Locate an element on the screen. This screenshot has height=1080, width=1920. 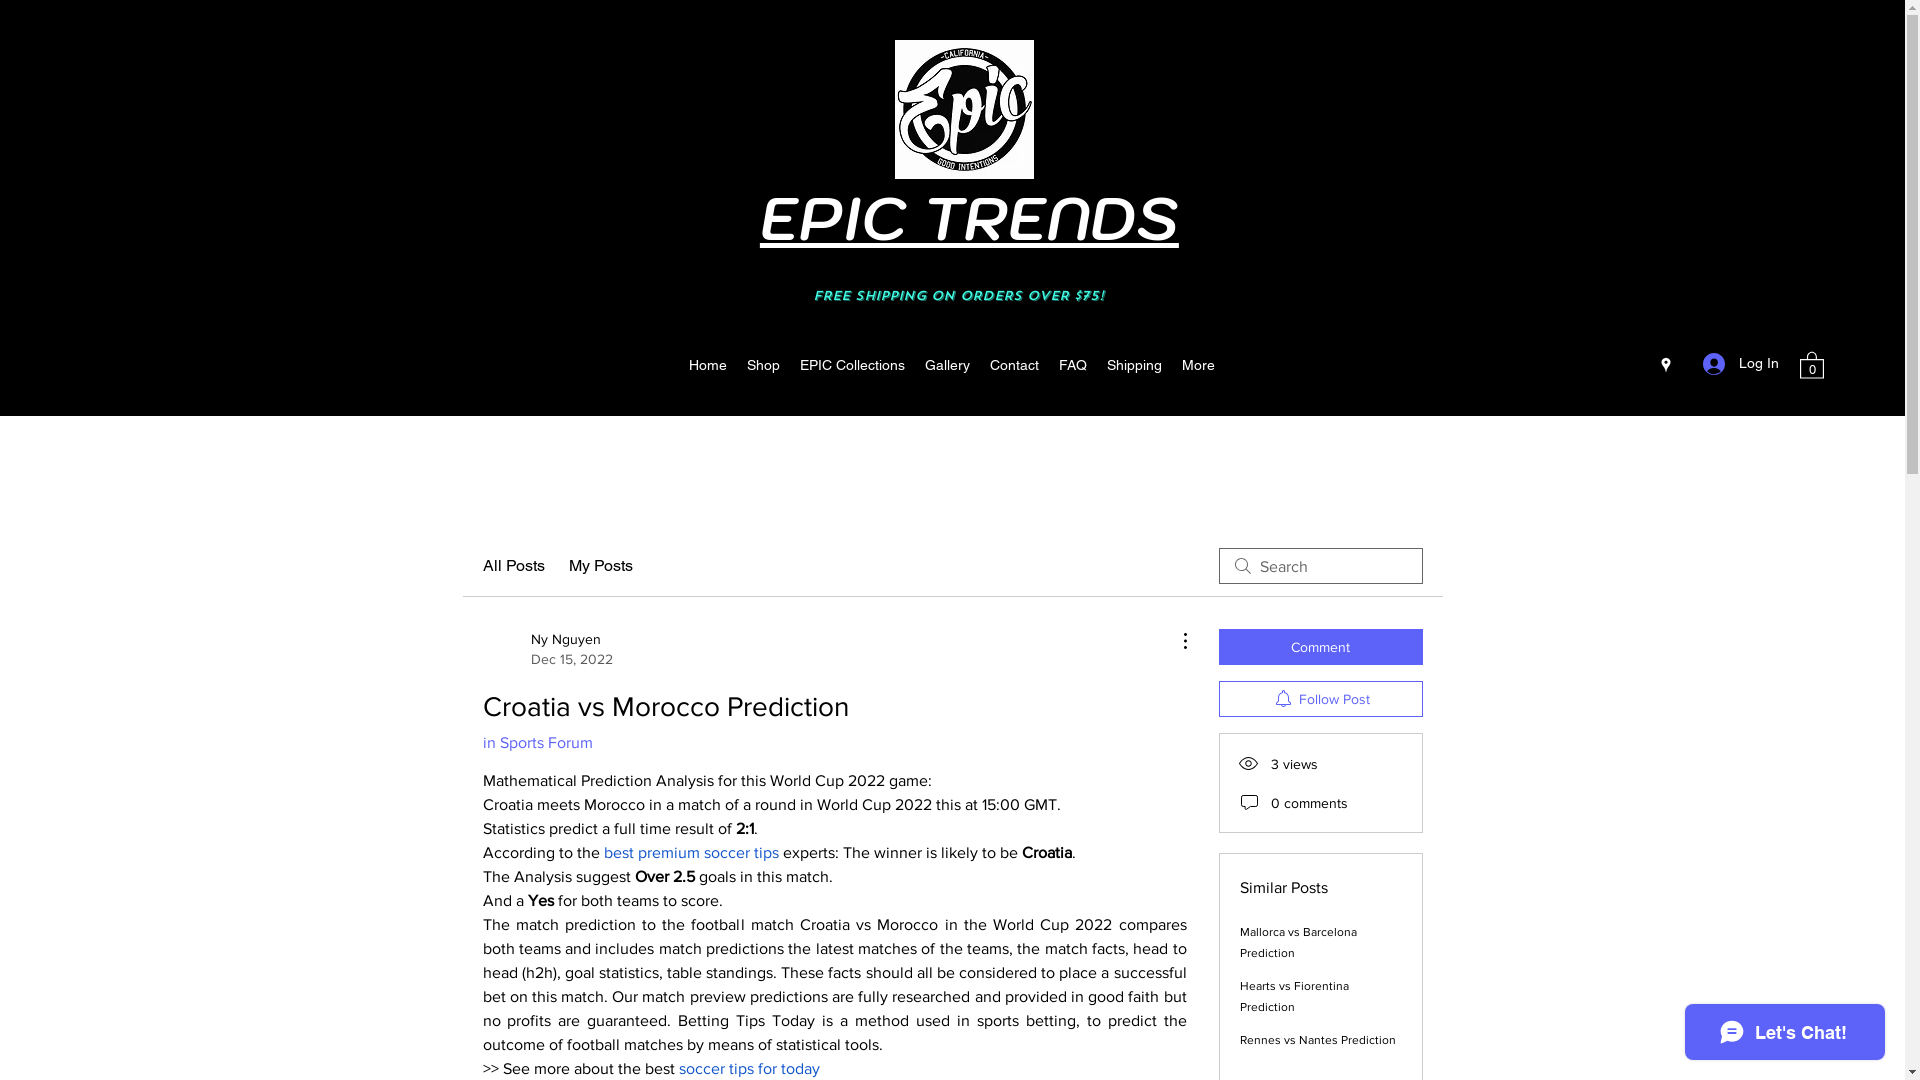
'Contact' is located at coordinates (1014, 365).